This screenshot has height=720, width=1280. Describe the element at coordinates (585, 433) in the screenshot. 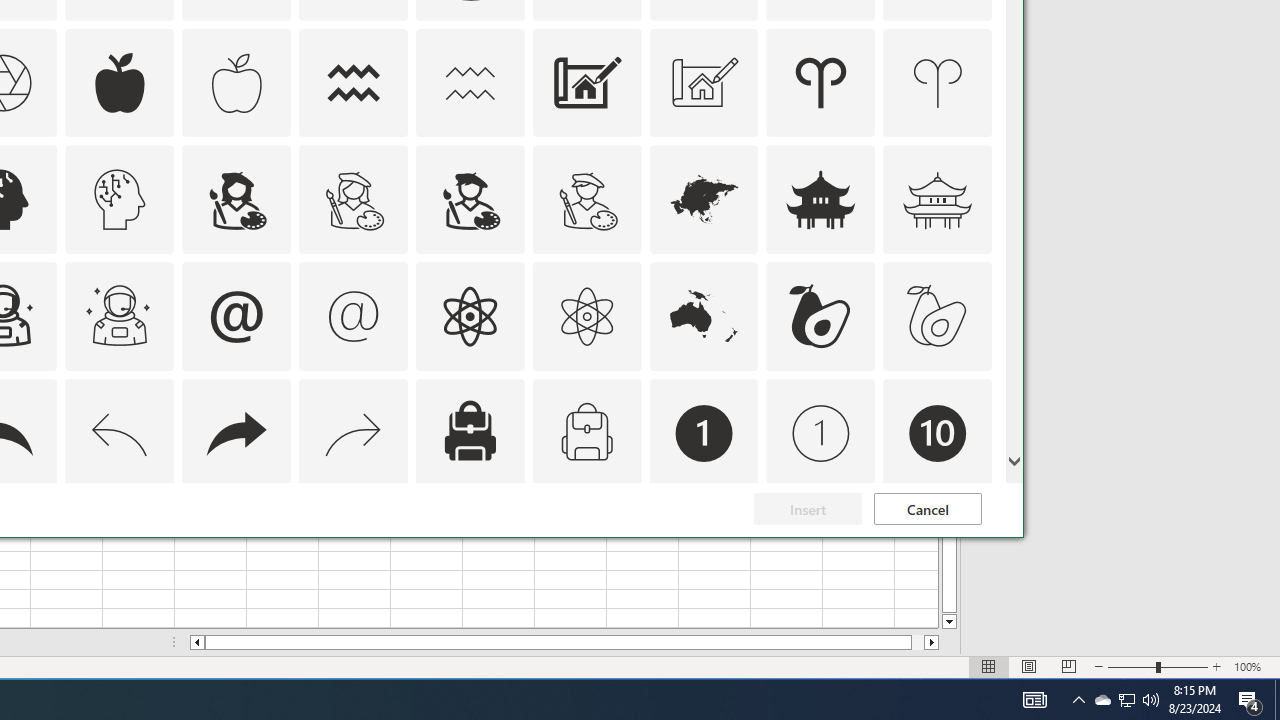

I see `'AutomationID: Icons_Backpack_M'` at that location.